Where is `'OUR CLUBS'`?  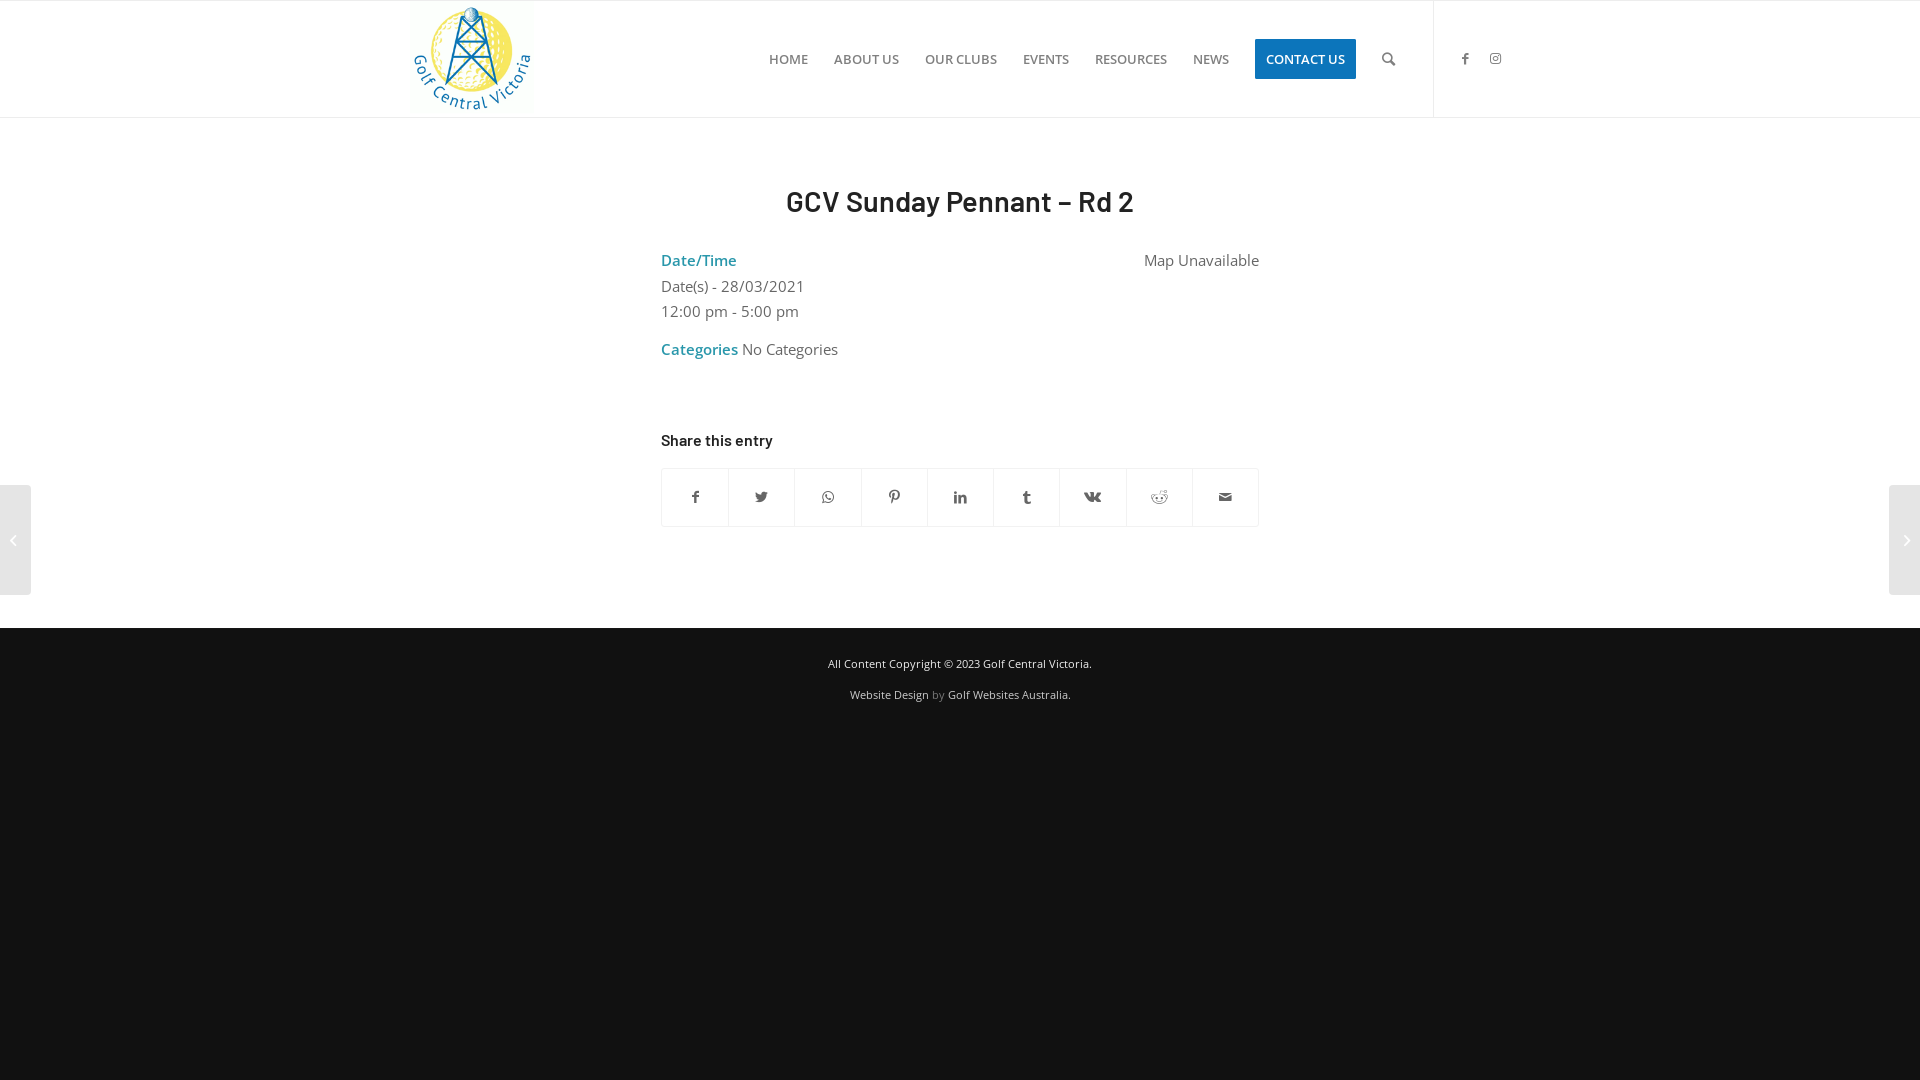 'OUR CLUBS' is located at coordinates (960, 57).